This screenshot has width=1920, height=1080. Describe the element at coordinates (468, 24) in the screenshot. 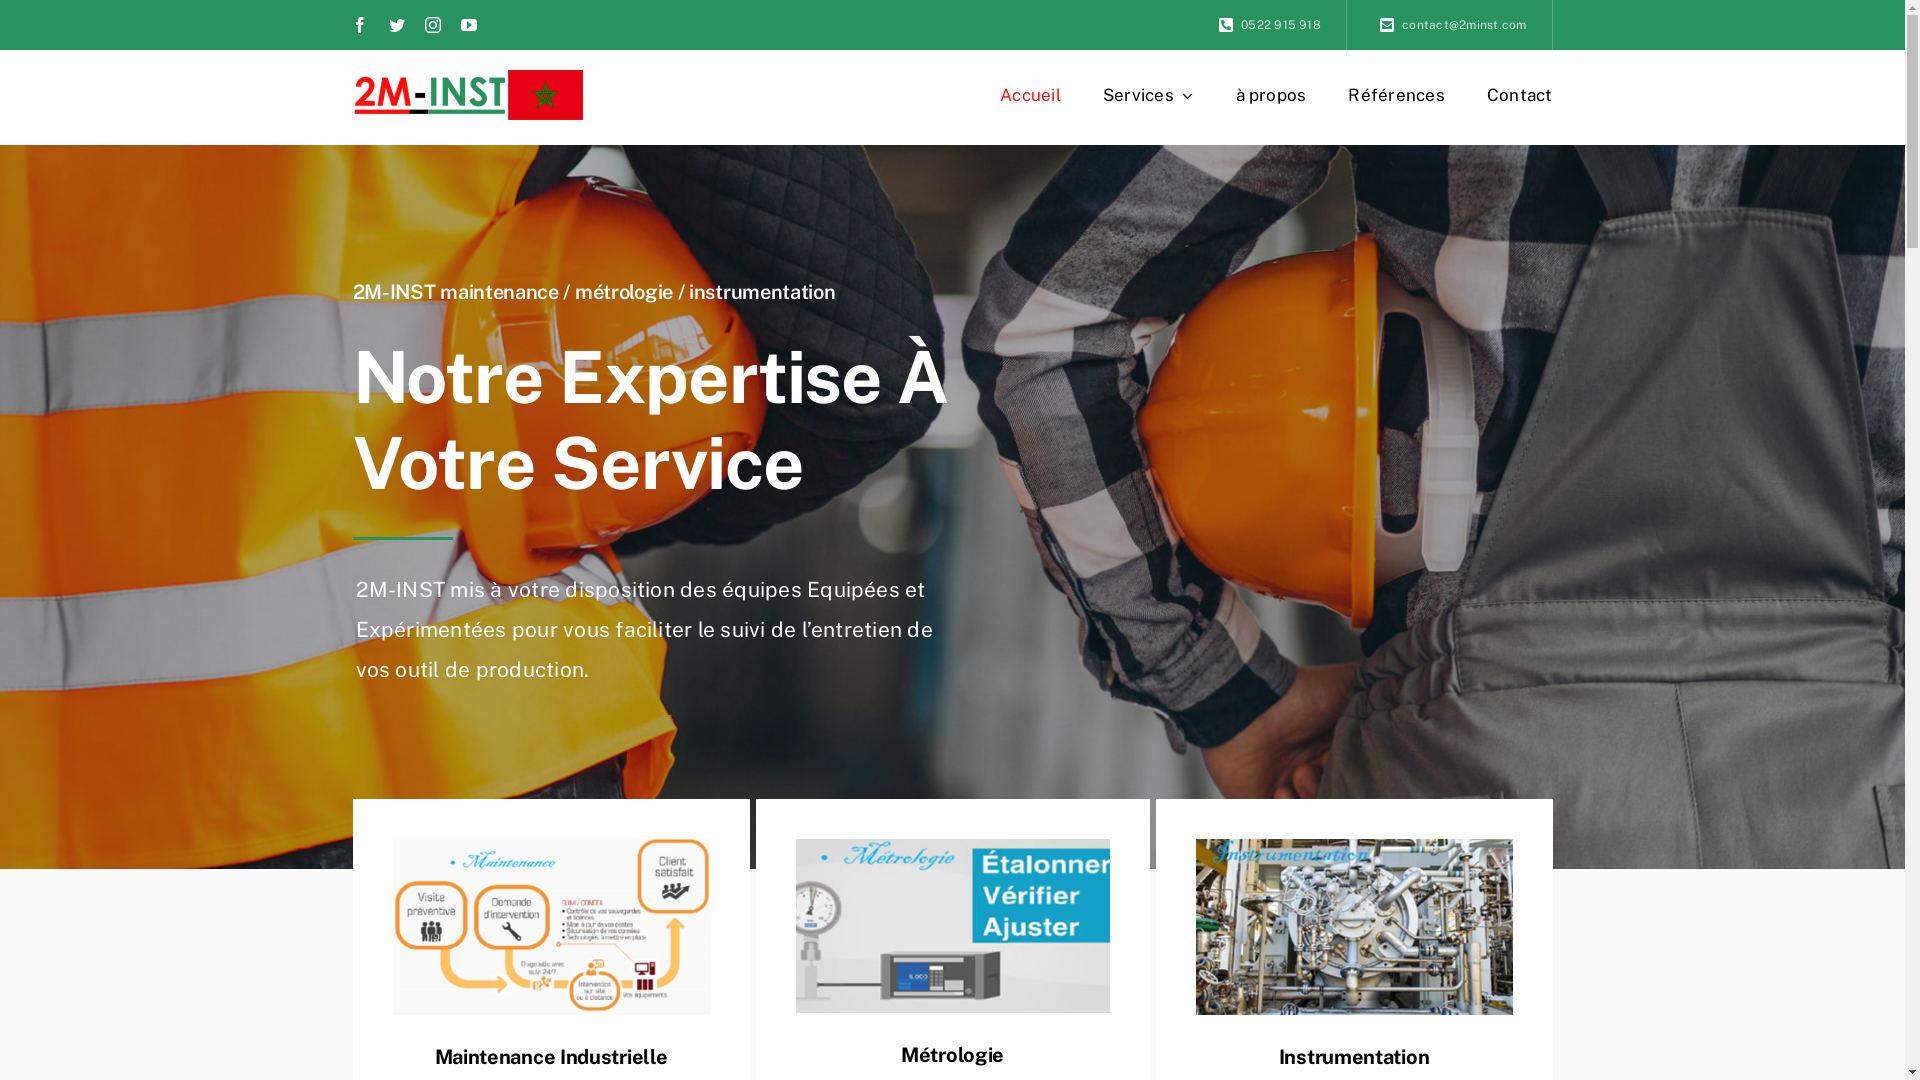

I see `'YouTube'` at that location.